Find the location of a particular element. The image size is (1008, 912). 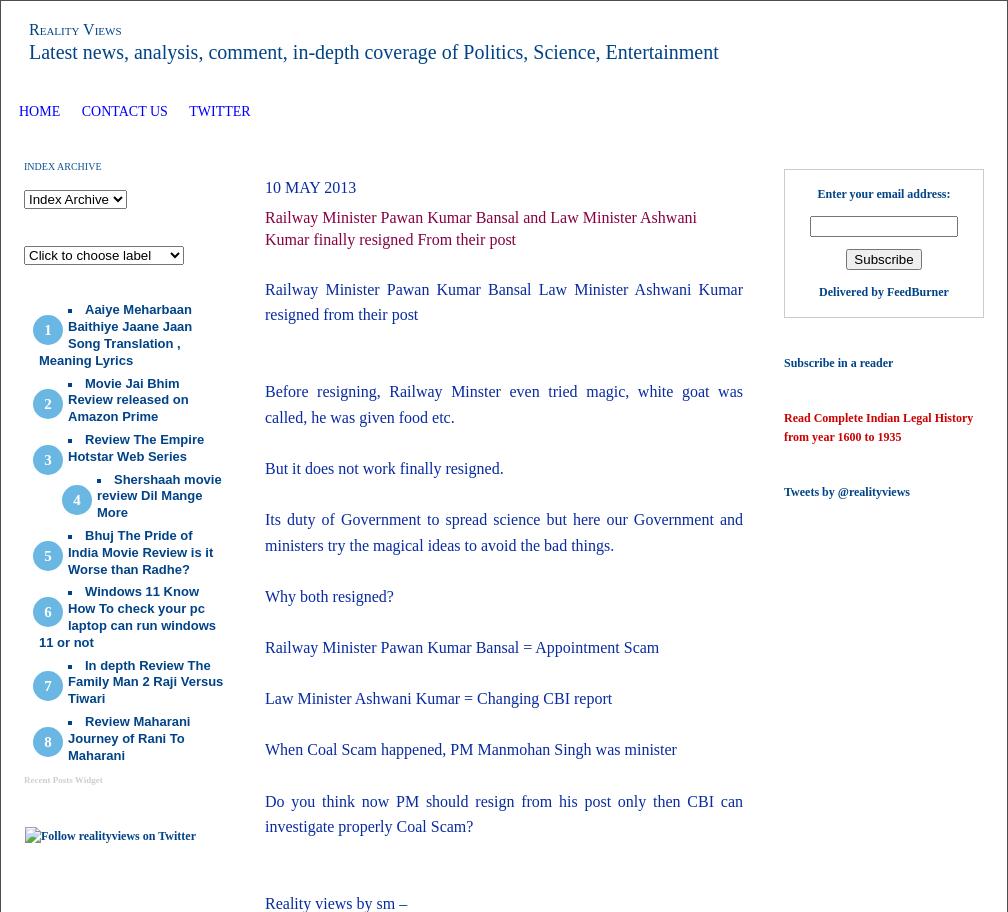

'Twitter' is located at coordinates (189, 111).